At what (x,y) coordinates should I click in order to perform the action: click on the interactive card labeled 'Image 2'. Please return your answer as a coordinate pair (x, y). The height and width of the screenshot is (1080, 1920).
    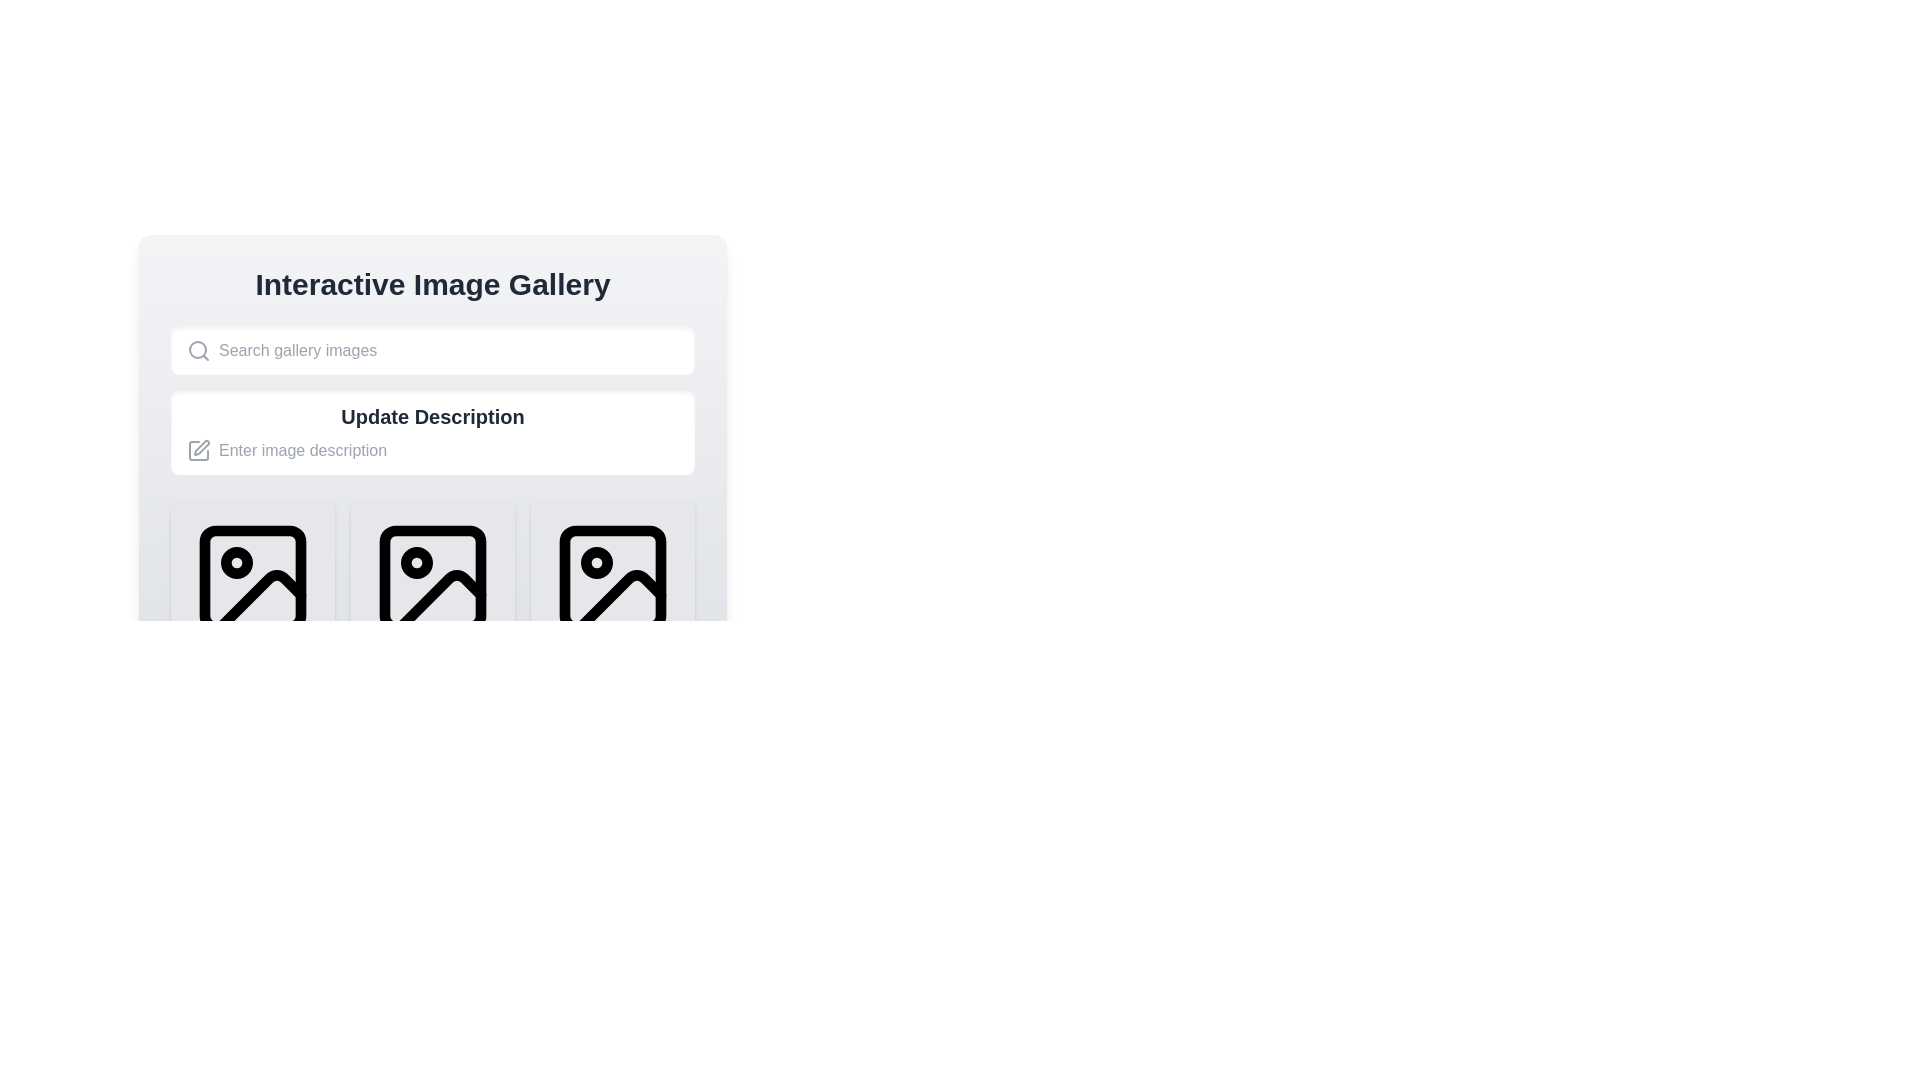
    Looking at the image, I should click on (431, 608).